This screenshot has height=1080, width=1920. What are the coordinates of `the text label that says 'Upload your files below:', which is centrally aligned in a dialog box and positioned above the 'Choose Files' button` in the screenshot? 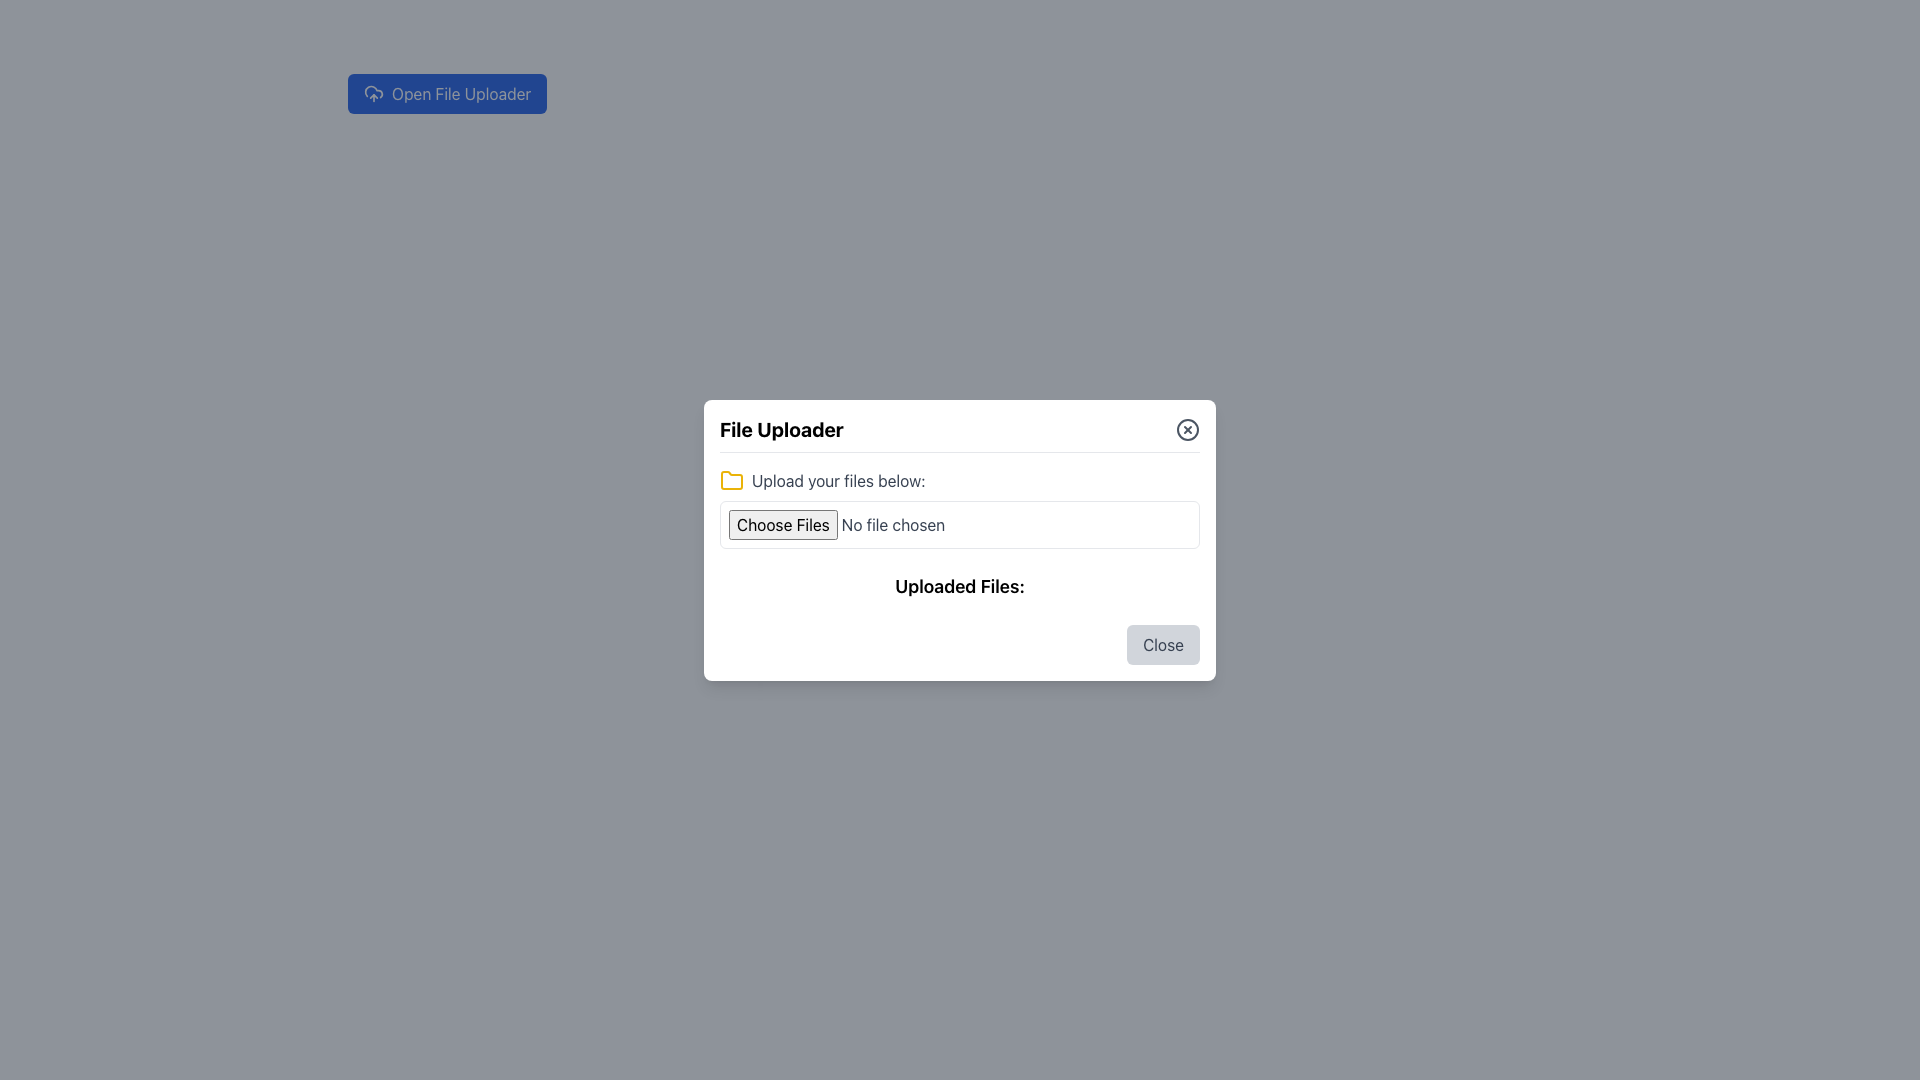 It's located at (838, 480).